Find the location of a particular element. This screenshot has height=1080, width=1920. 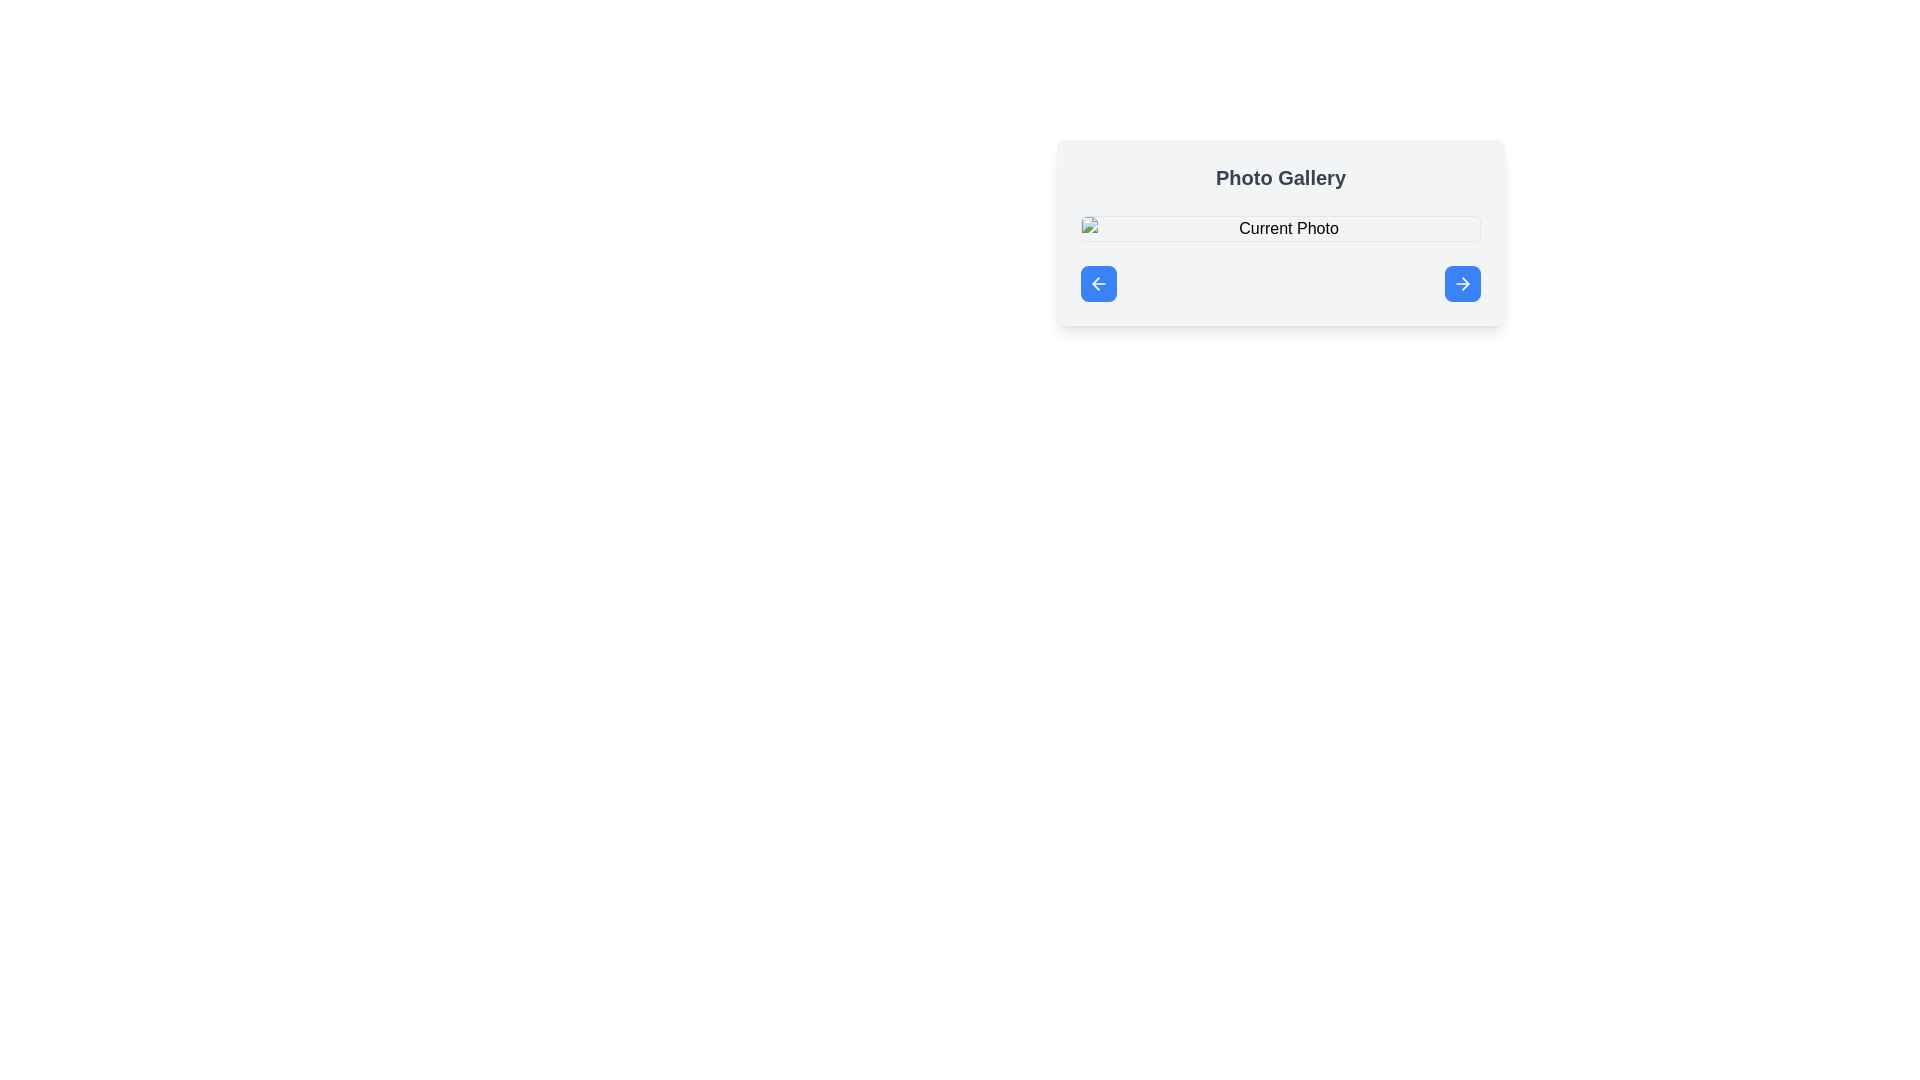

the blue button containing the left-pointing arrow icon located at the bottom left of the 'Photo Gallery' section is located at coordinates (1098, 284).